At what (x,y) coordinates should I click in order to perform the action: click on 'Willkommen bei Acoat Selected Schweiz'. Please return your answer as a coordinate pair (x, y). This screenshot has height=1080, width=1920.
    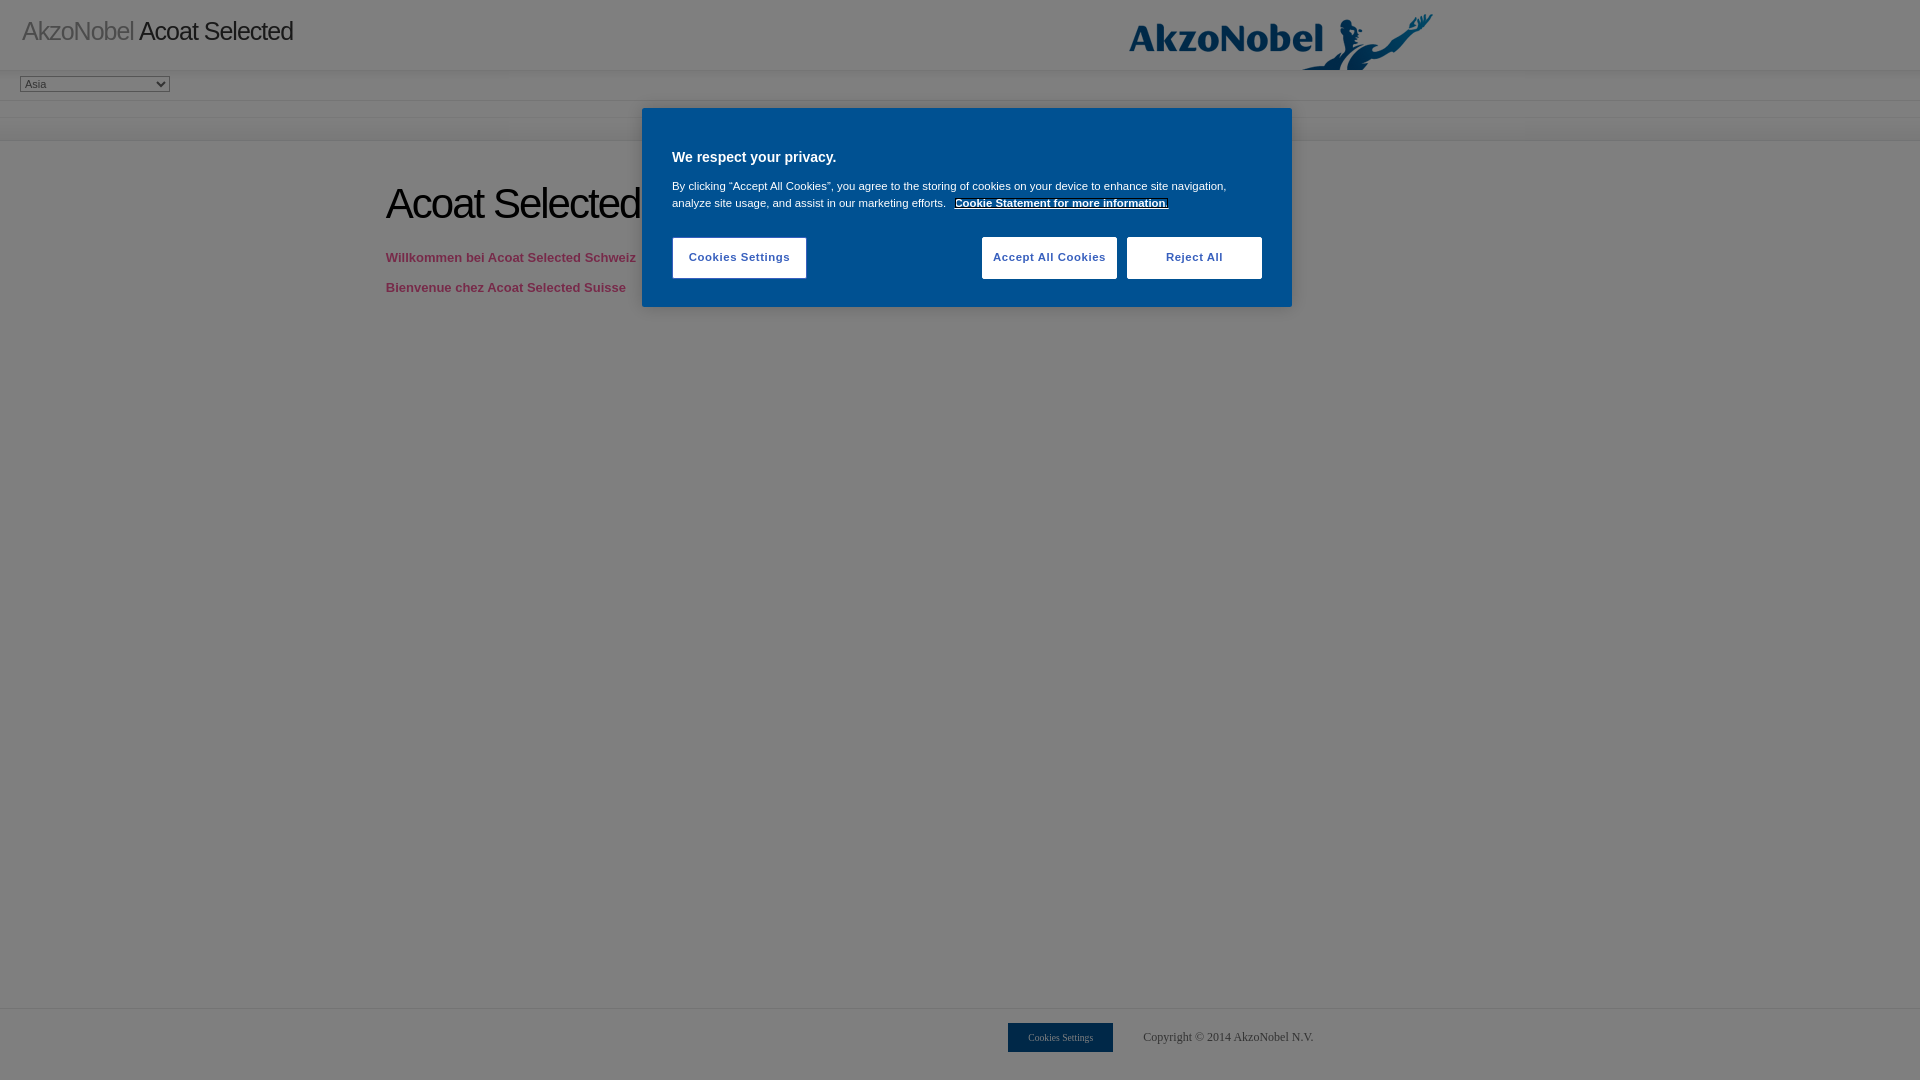
    Looking at the image, I should click on (385, 256).